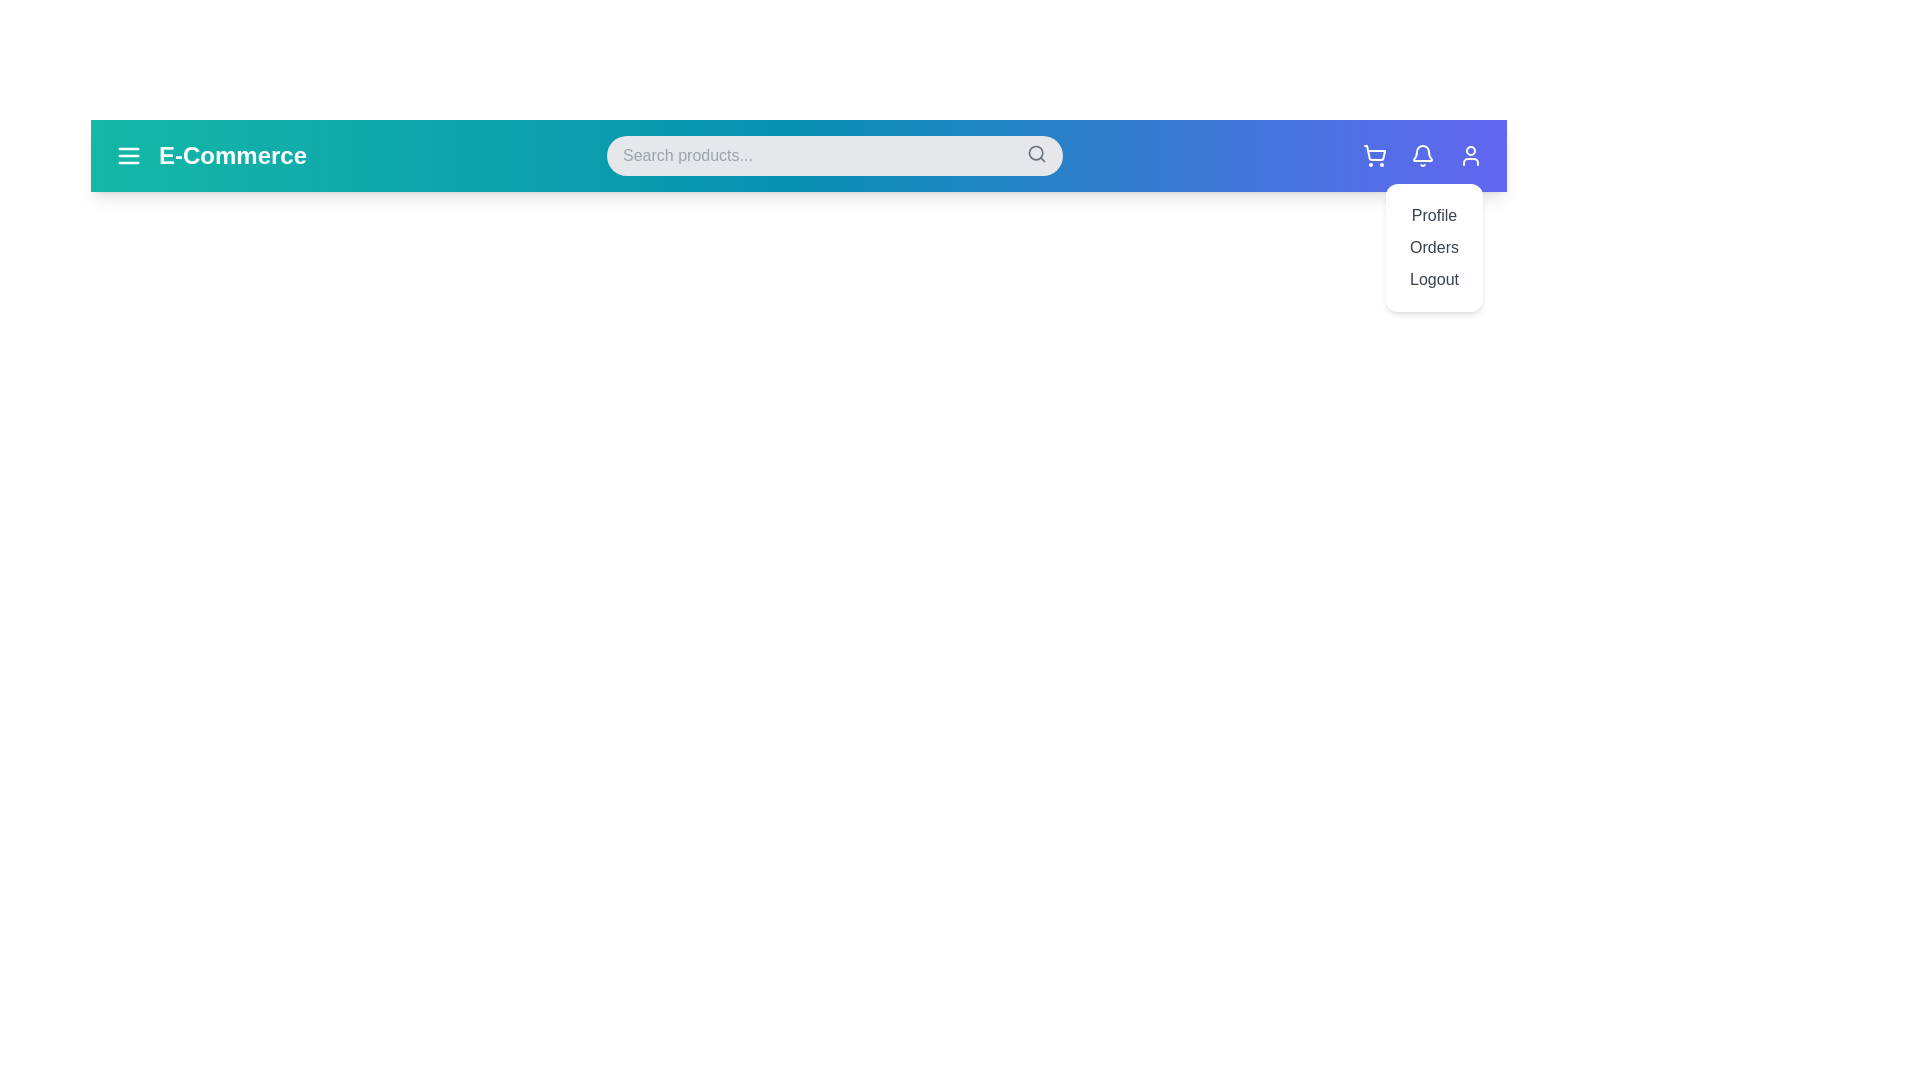 The height and width of the screenshot is (1080, 1920). What do you see at coordinates (1421, 154) in the screenshot?
I see `the notifications icon to open the notifications menu` at bounding box center [1421, 154].